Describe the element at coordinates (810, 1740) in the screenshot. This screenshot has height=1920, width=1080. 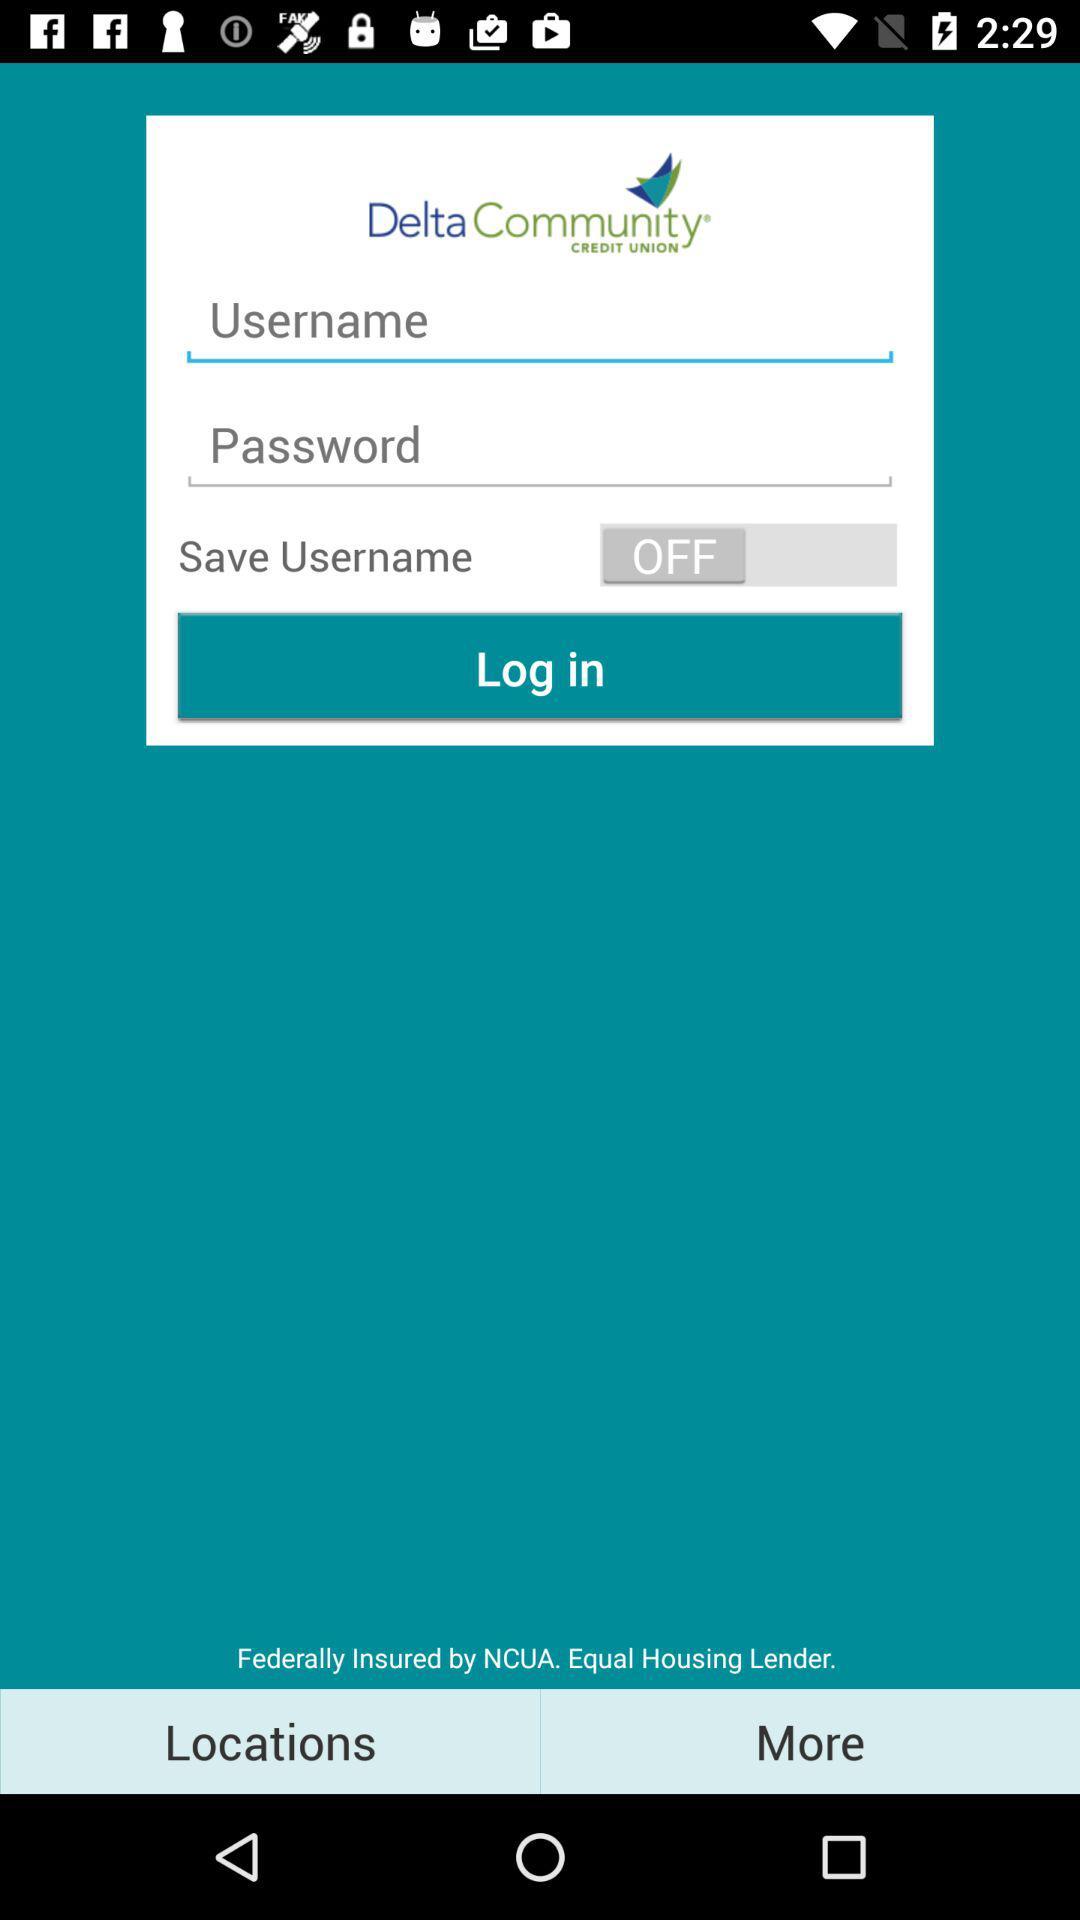
I see `the icon at the bottom right corner` at that location.